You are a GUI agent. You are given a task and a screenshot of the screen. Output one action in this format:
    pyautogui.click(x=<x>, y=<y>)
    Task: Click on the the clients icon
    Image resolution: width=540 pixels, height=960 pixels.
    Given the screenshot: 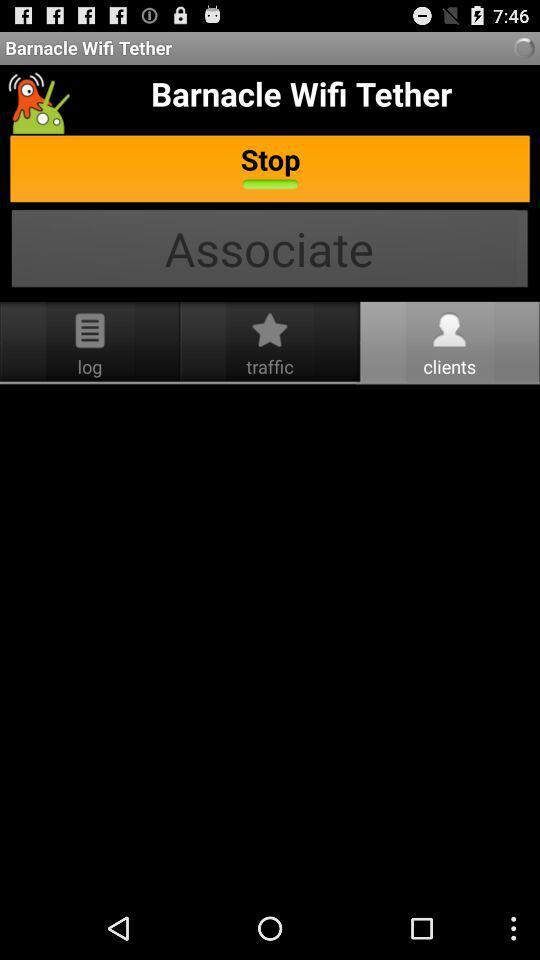 What is the action you would take?
    pyautogui.click(x=449, y=330)
    